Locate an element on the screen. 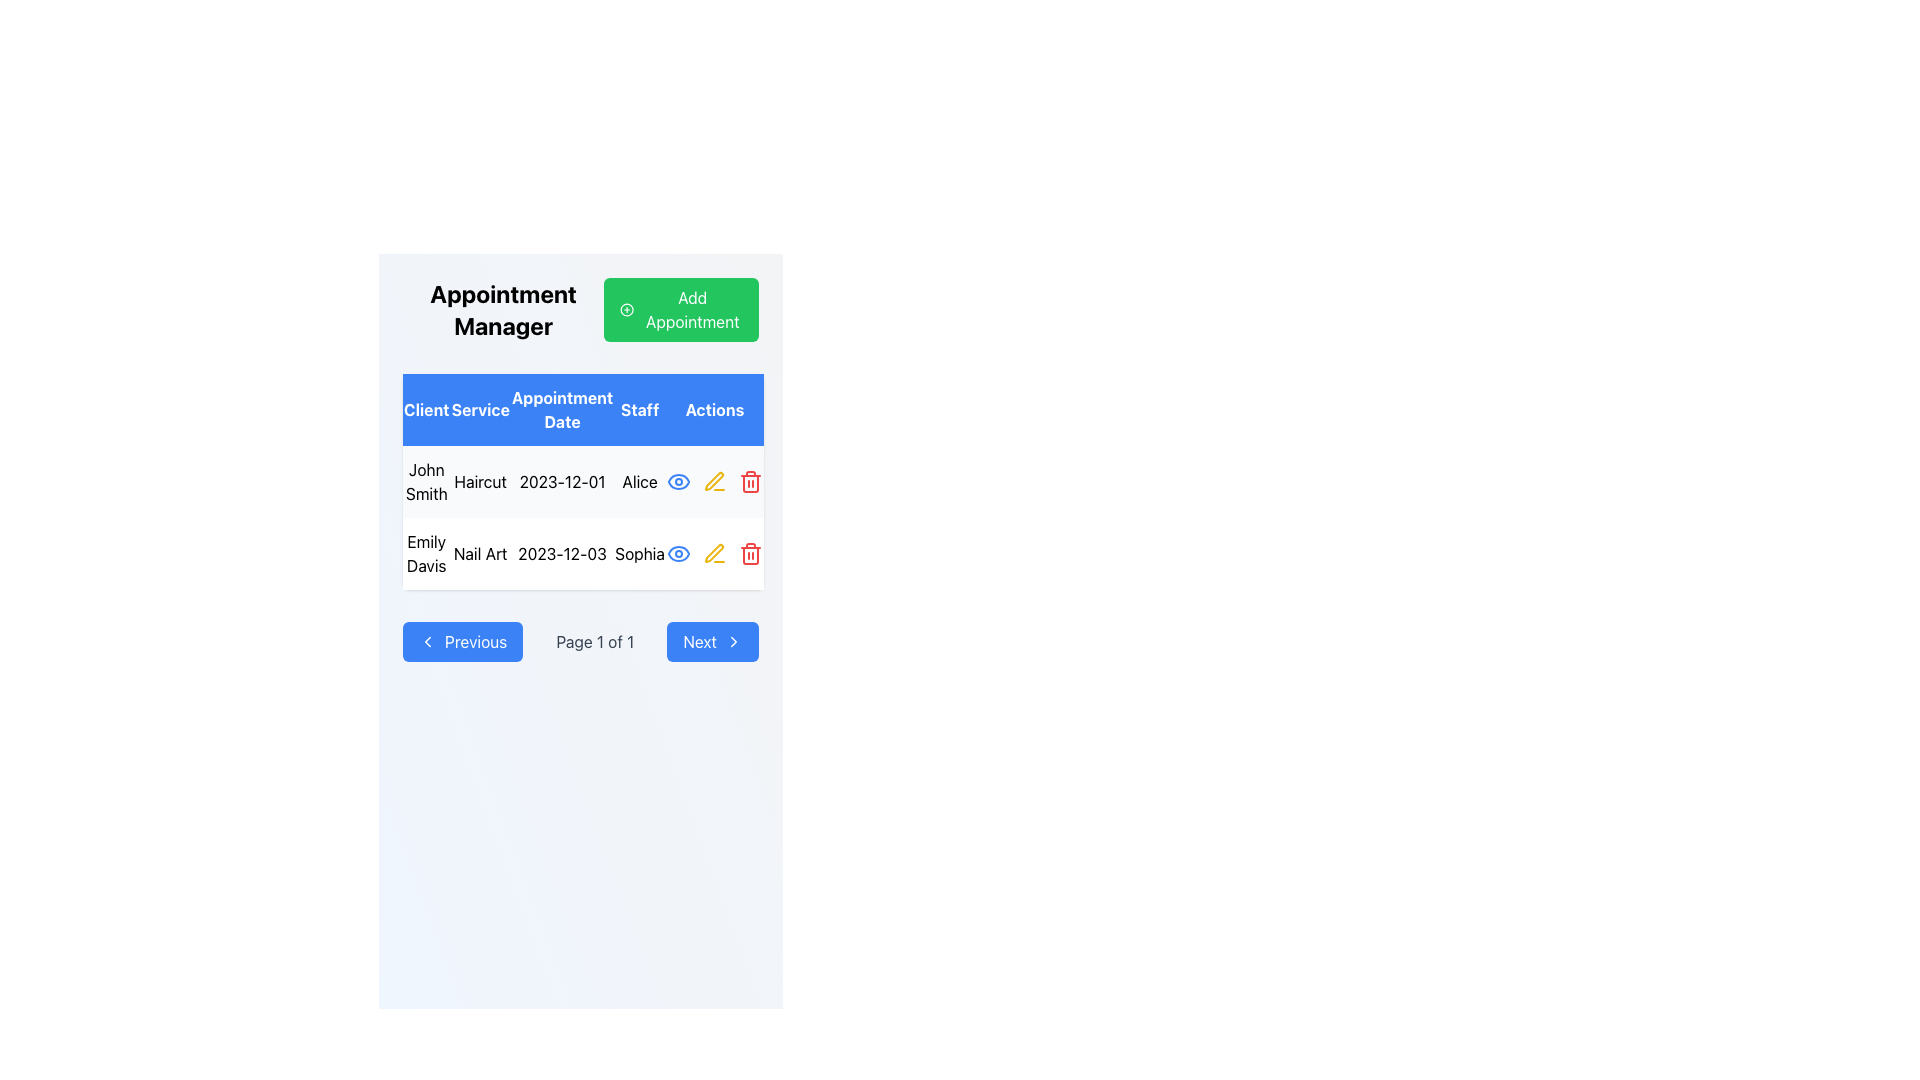  the yellow pen icon button located in the 'Actions' column of the second row in the 'Appointment Manager' interface to observe the hover effect is located at coordinates (714, 554).